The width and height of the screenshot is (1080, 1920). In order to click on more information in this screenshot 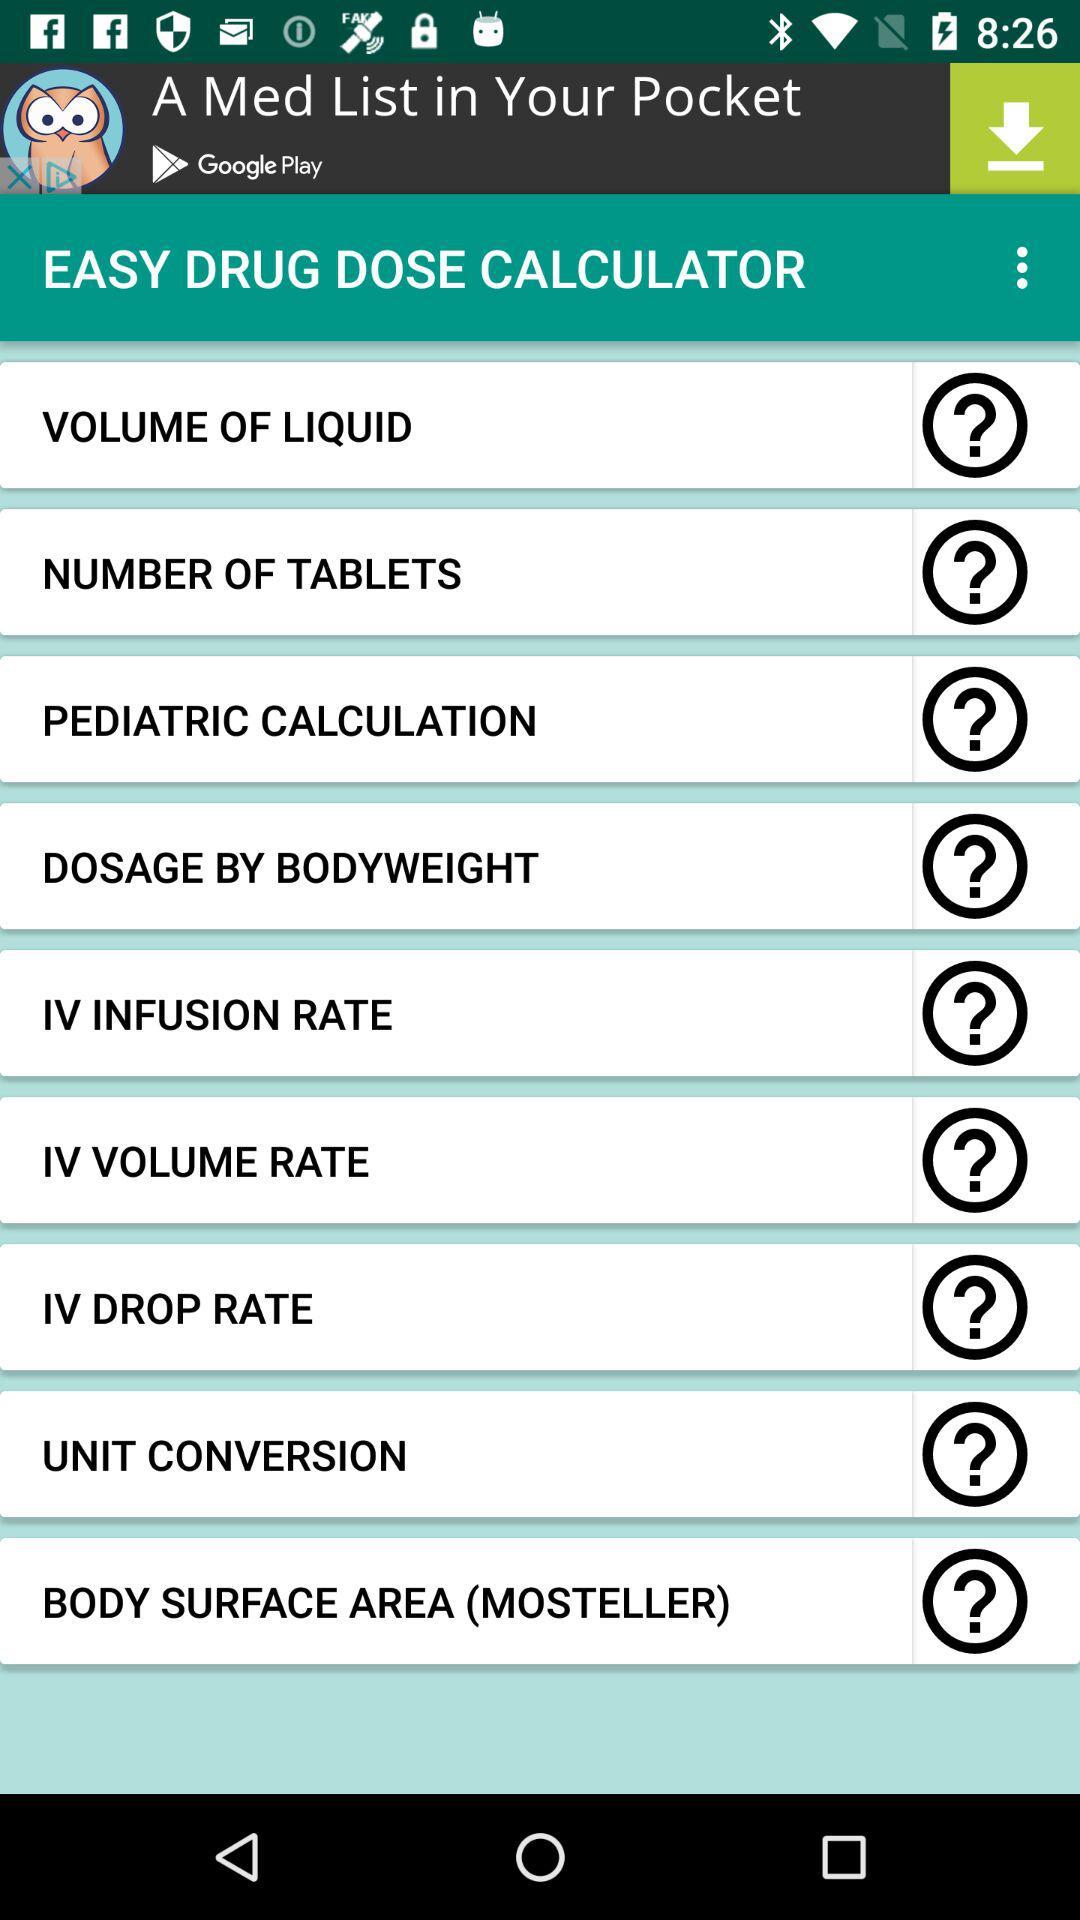, I will do `click(974, 571)`.